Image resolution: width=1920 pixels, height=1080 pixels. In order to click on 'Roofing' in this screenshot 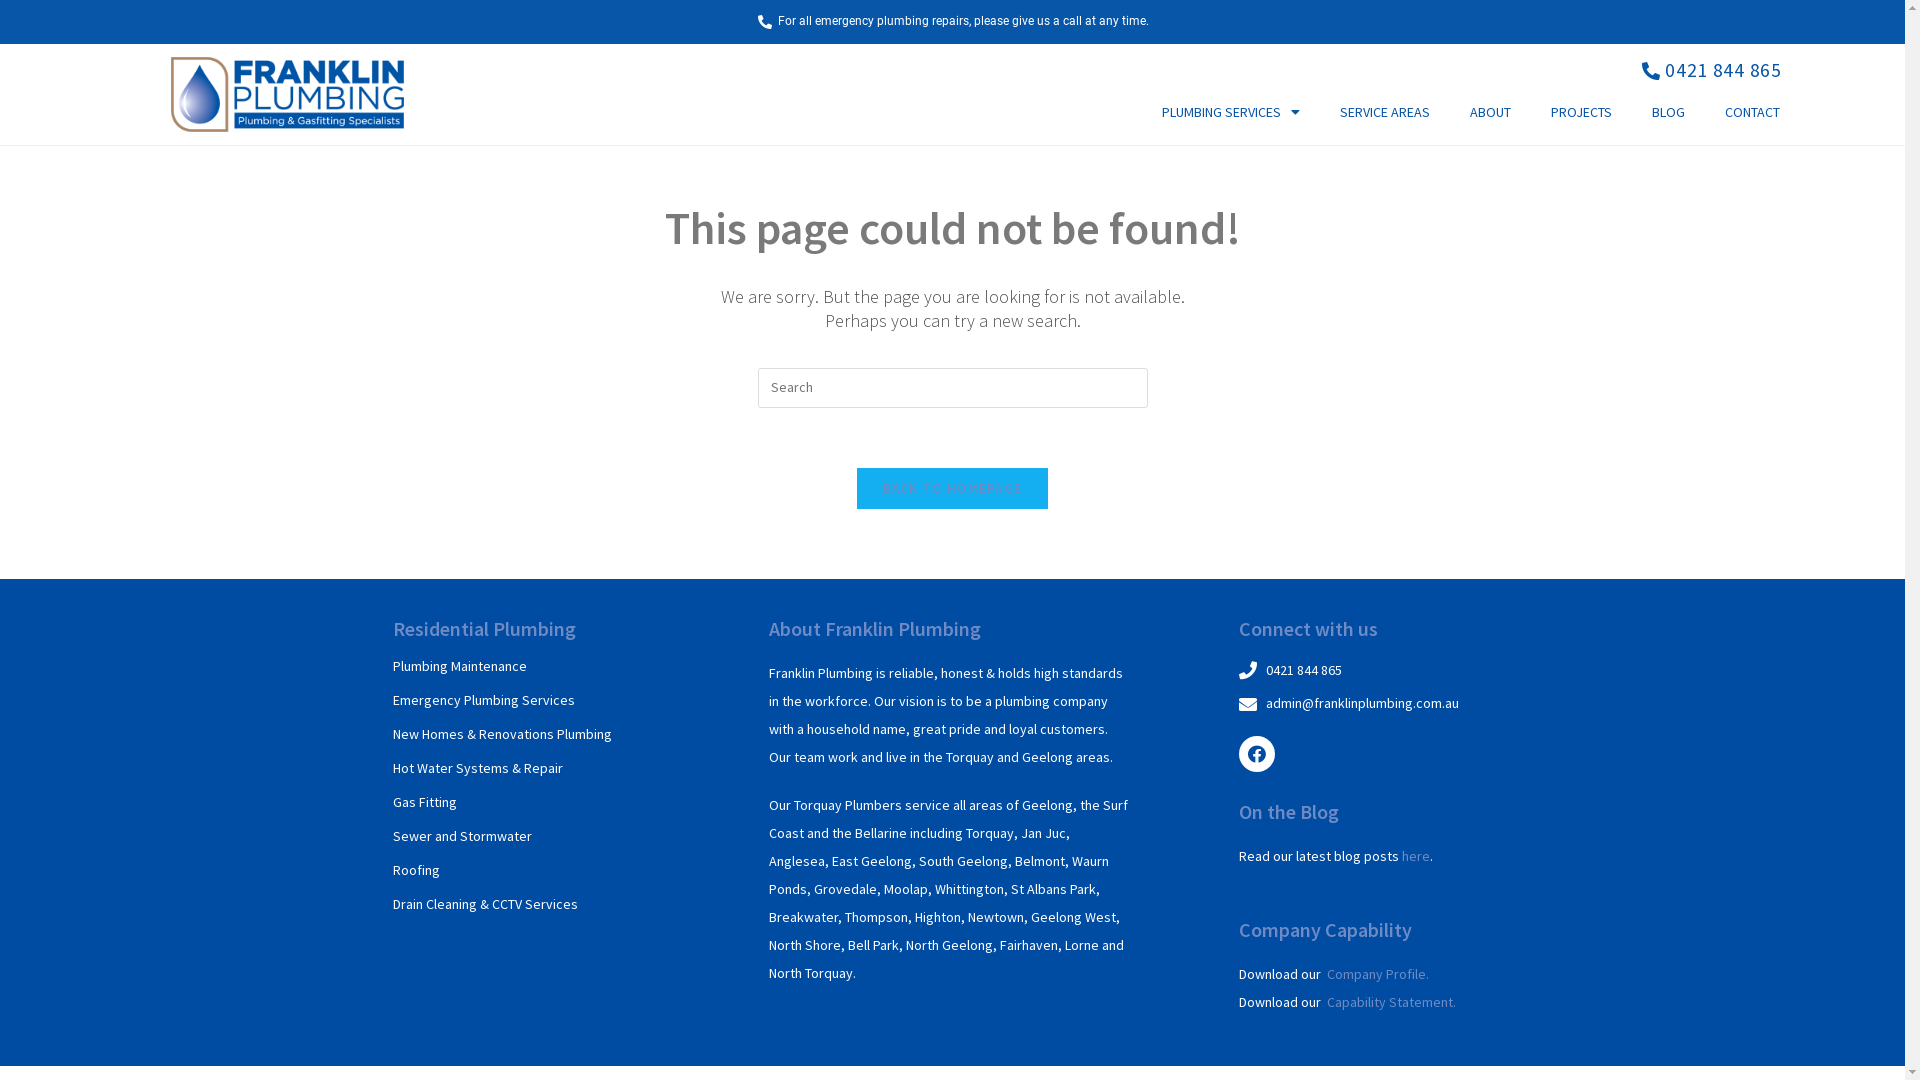, I will do `click(414, 869)`.